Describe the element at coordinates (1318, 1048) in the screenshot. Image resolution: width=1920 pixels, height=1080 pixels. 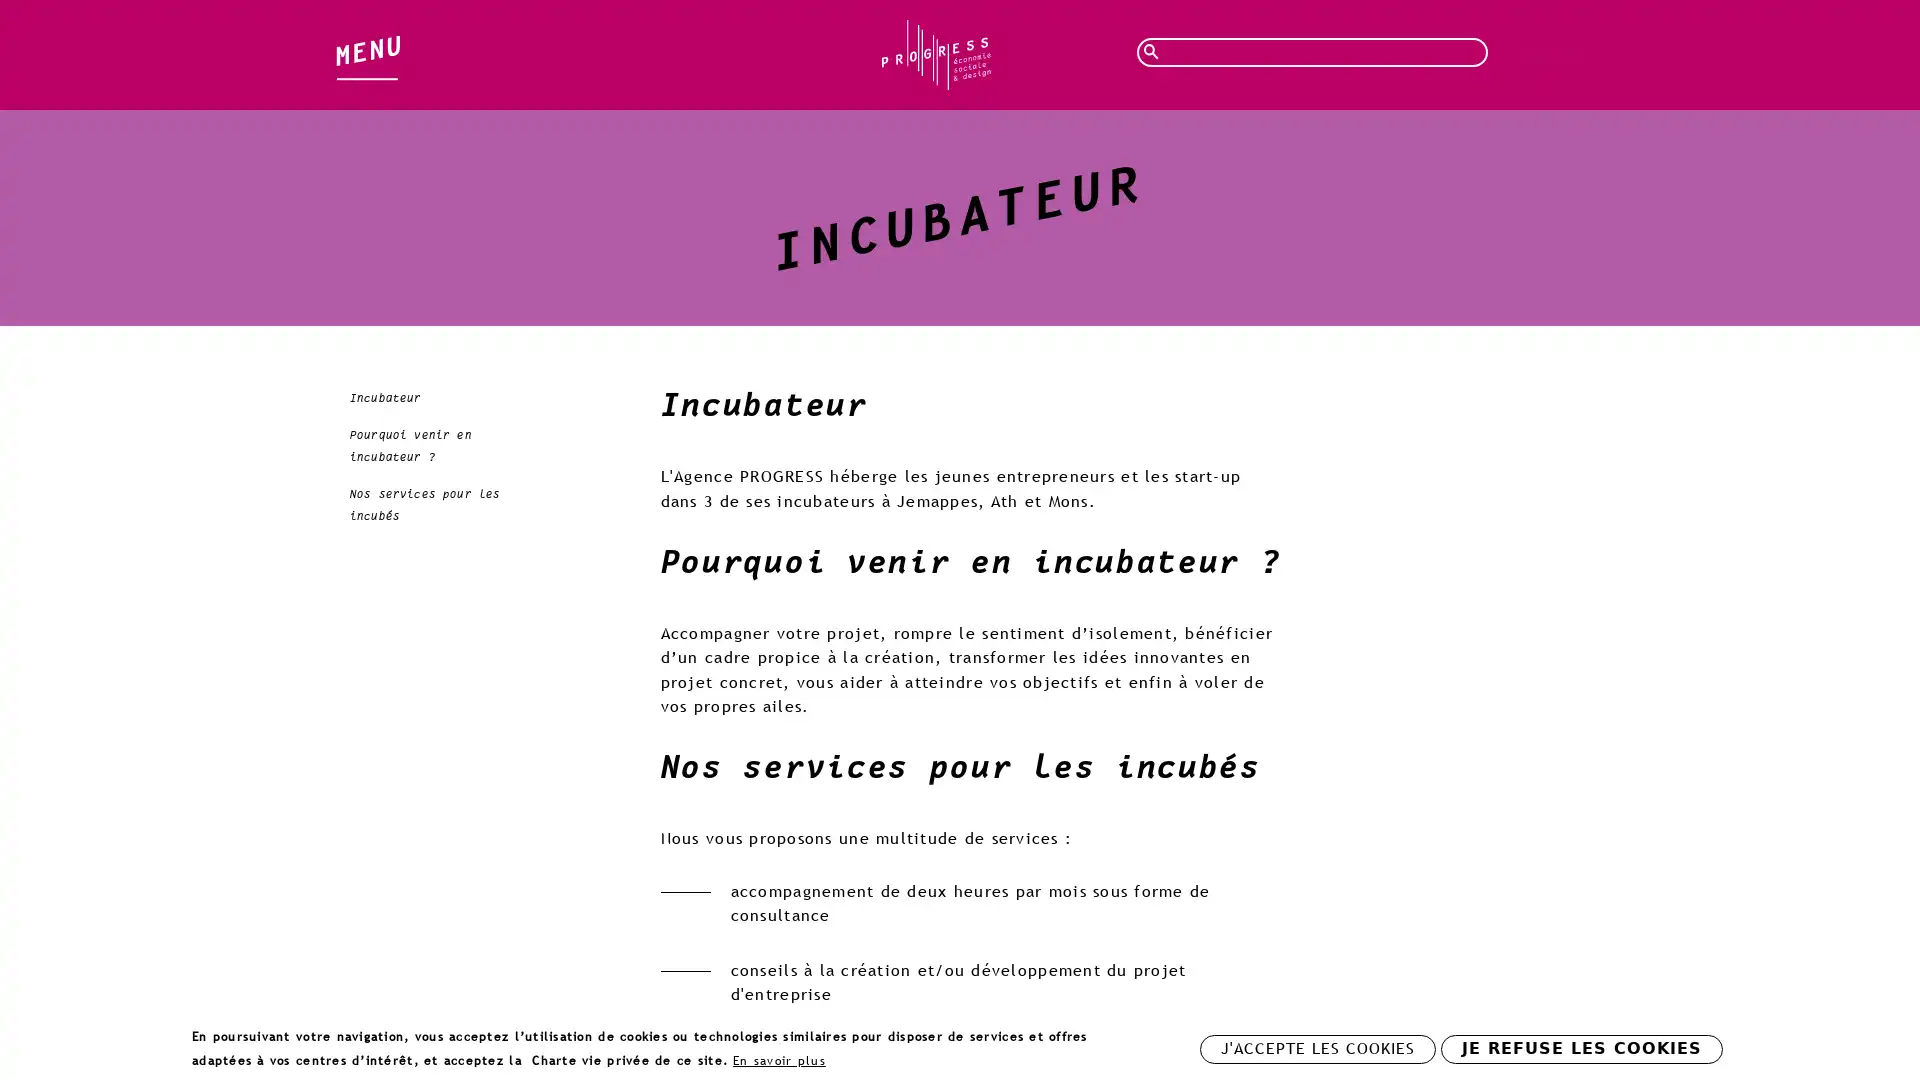
I see `J'ACCEPTE LES COOKIES` at that location.